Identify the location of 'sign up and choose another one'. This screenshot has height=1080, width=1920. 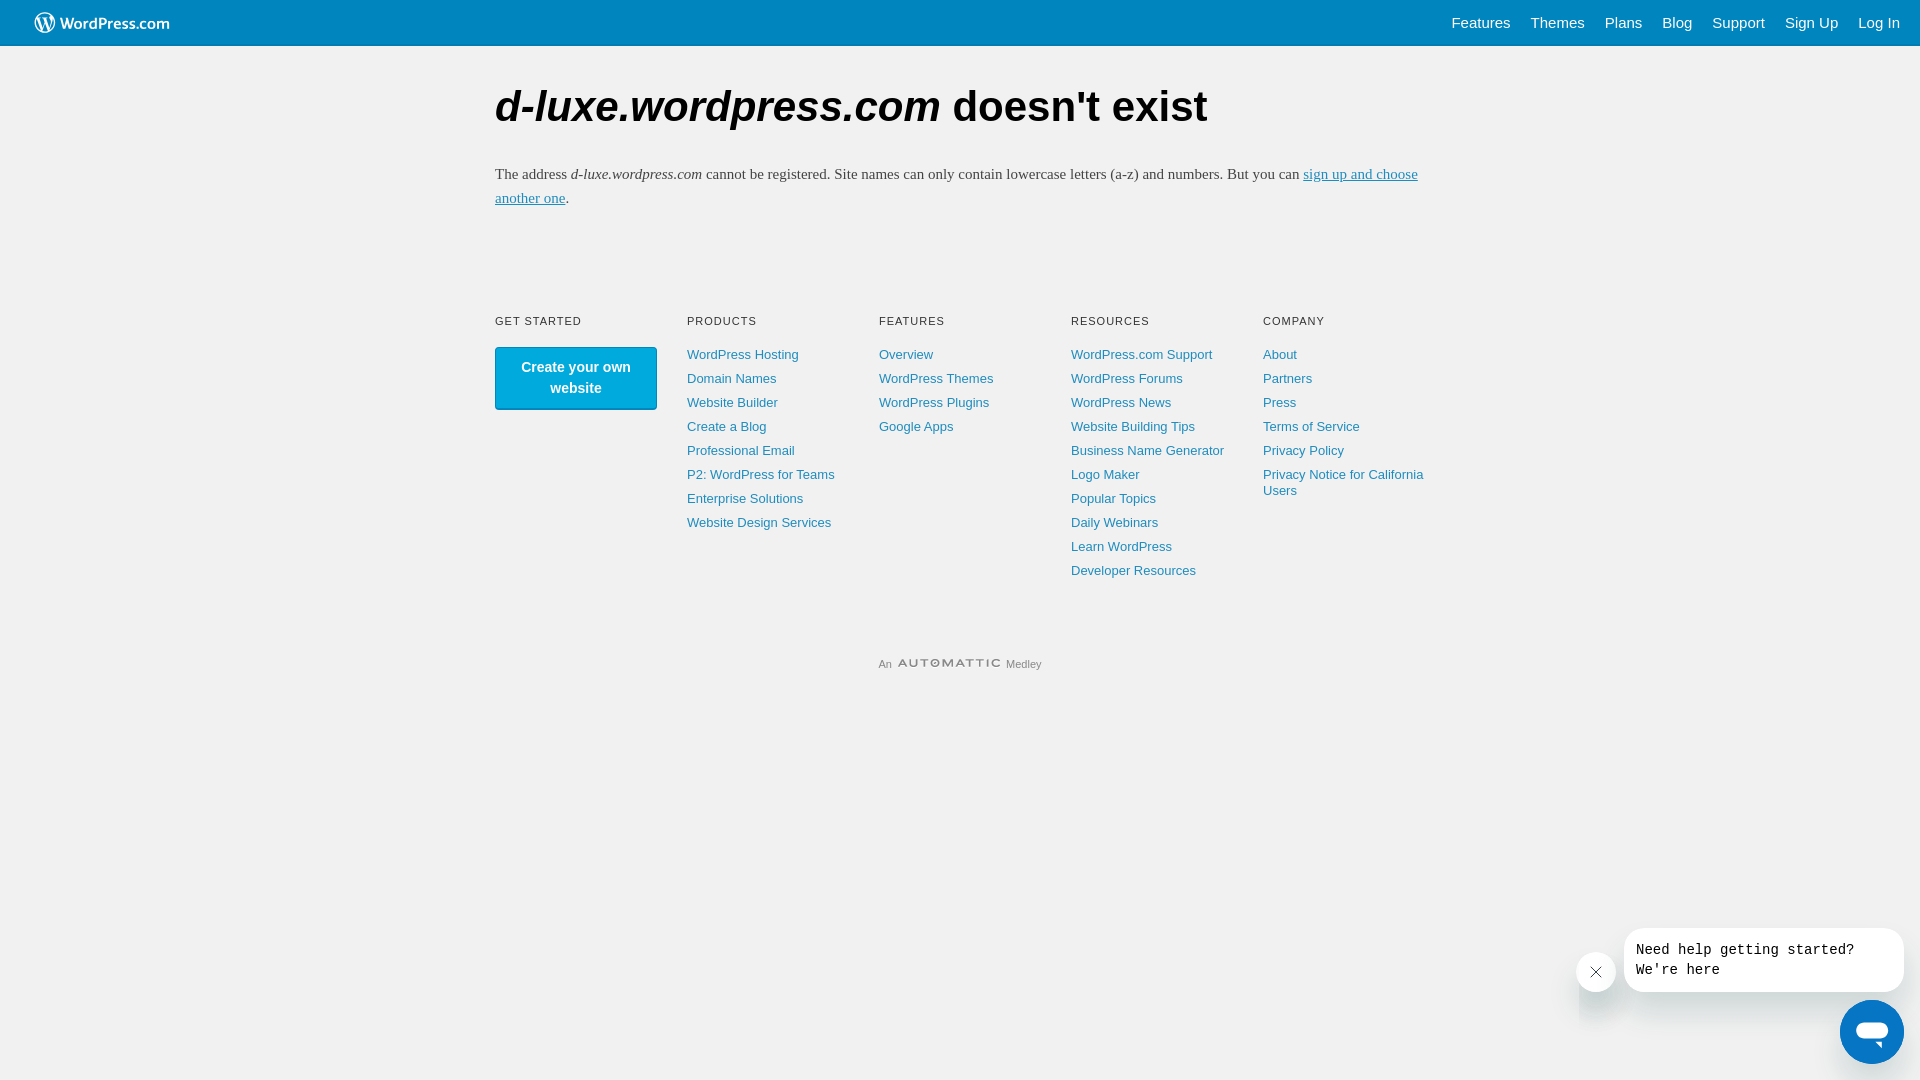
(494, 185).